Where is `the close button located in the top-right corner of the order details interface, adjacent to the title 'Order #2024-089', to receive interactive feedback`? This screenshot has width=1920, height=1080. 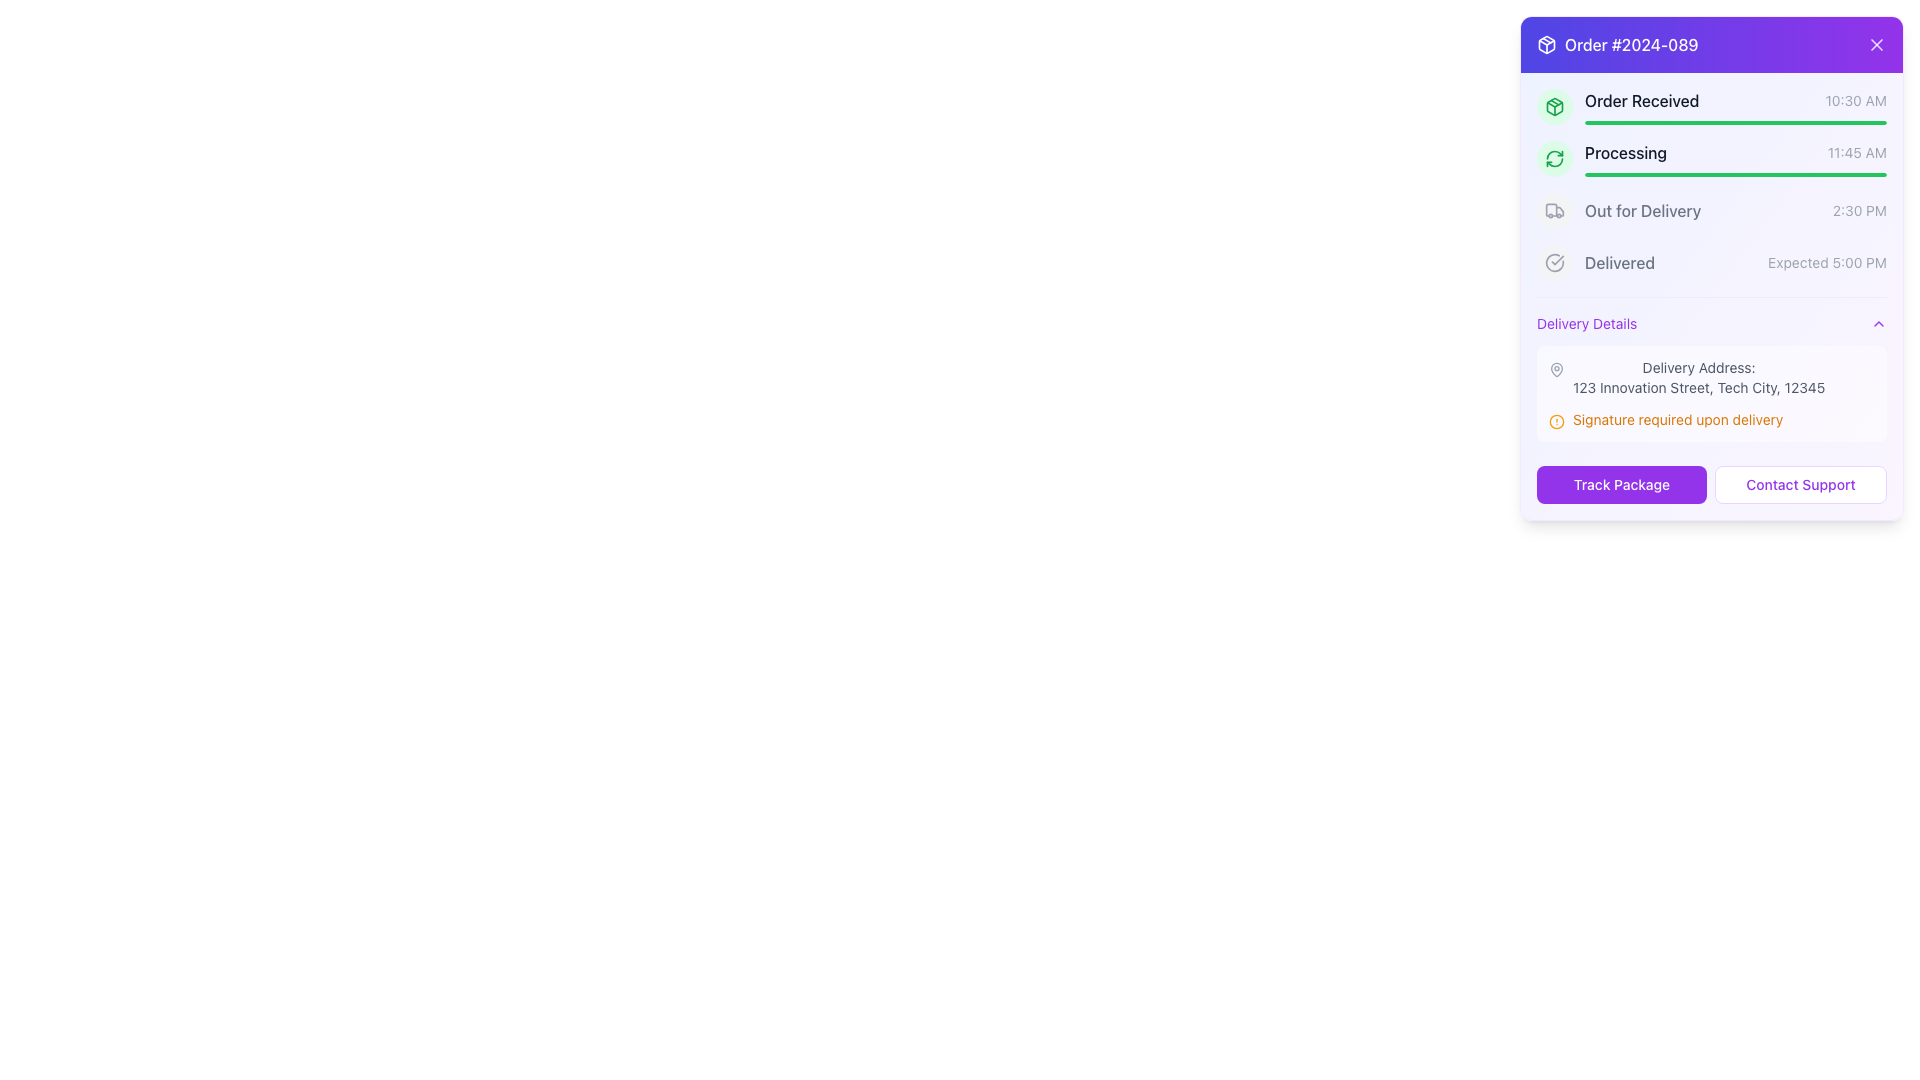 the close button located in the top-right corner of the order details interface, adjacent to the title 'Order #2024-089', to receive interactive feedback is located at coordinates (1875, 45).